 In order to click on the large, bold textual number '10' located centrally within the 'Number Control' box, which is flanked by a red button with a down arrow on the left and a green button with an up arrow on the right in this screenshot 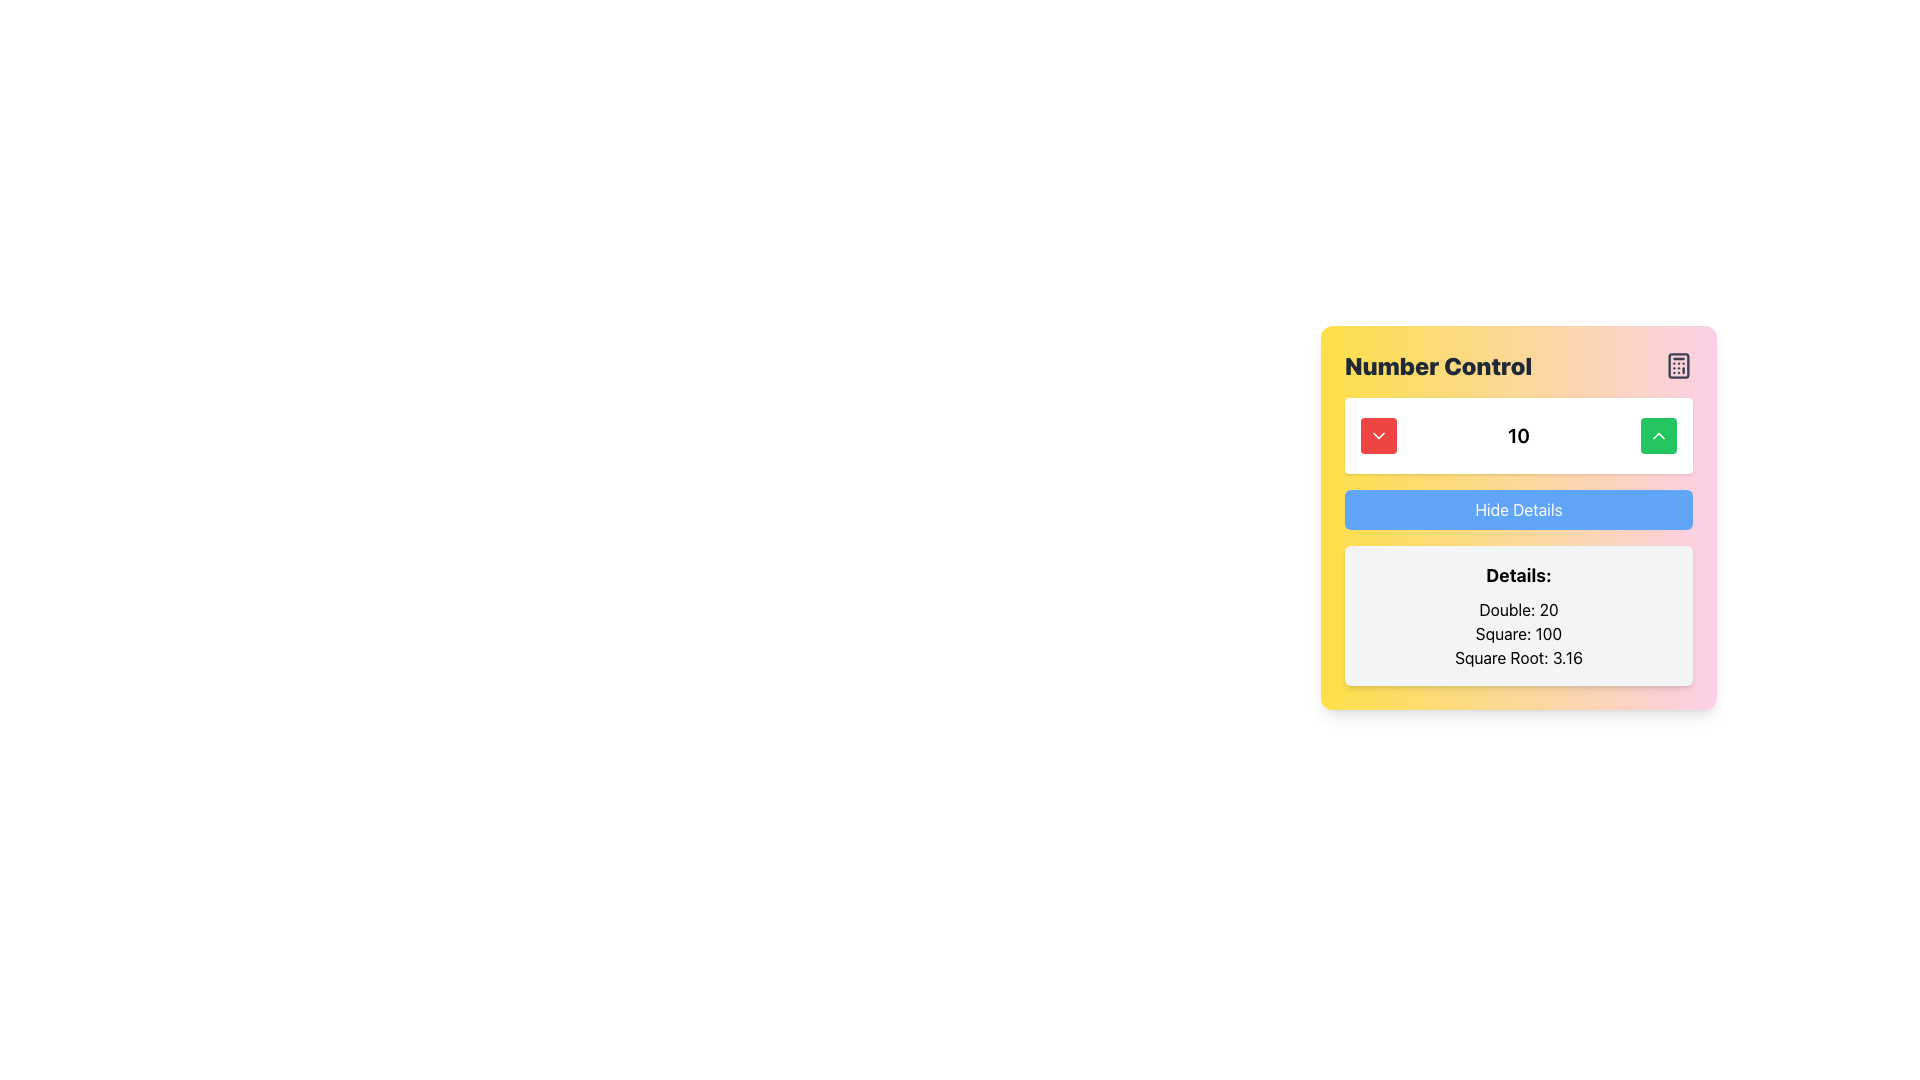, I will do `click(1518, 434)`.